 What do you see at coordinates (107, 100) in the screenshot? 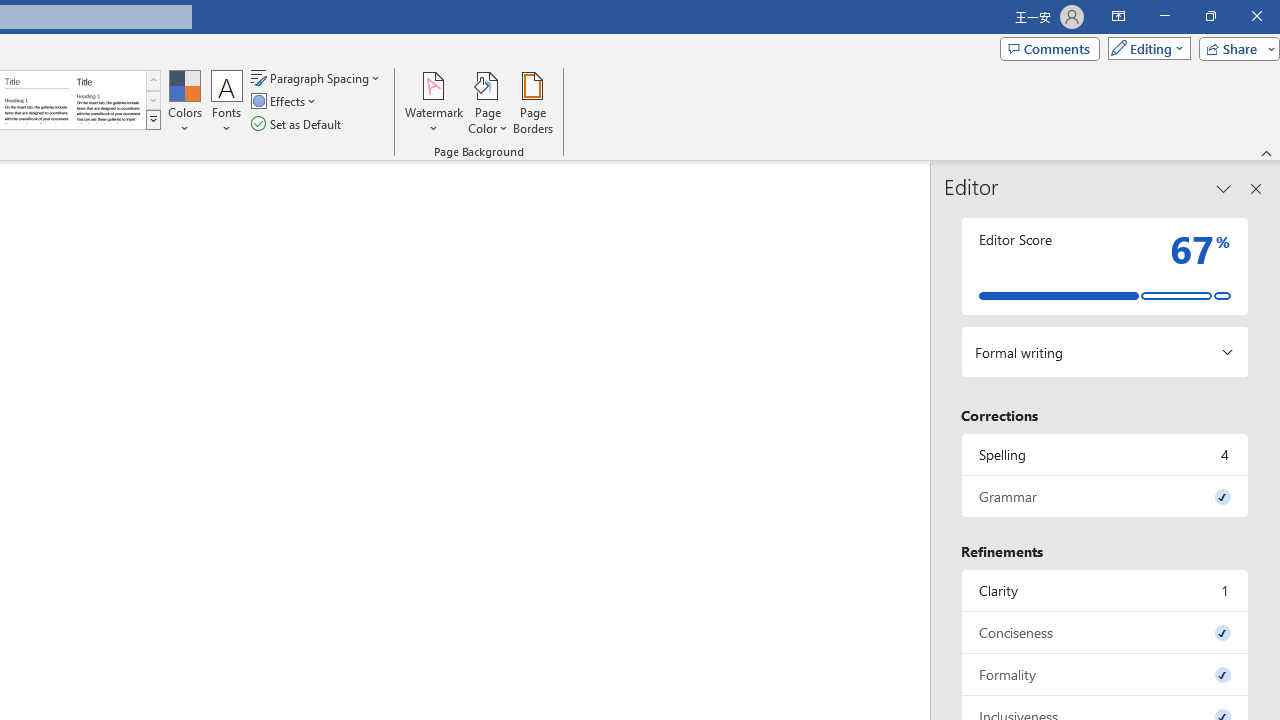
I see `'Word 2013'` at bounding box center [107, 100].